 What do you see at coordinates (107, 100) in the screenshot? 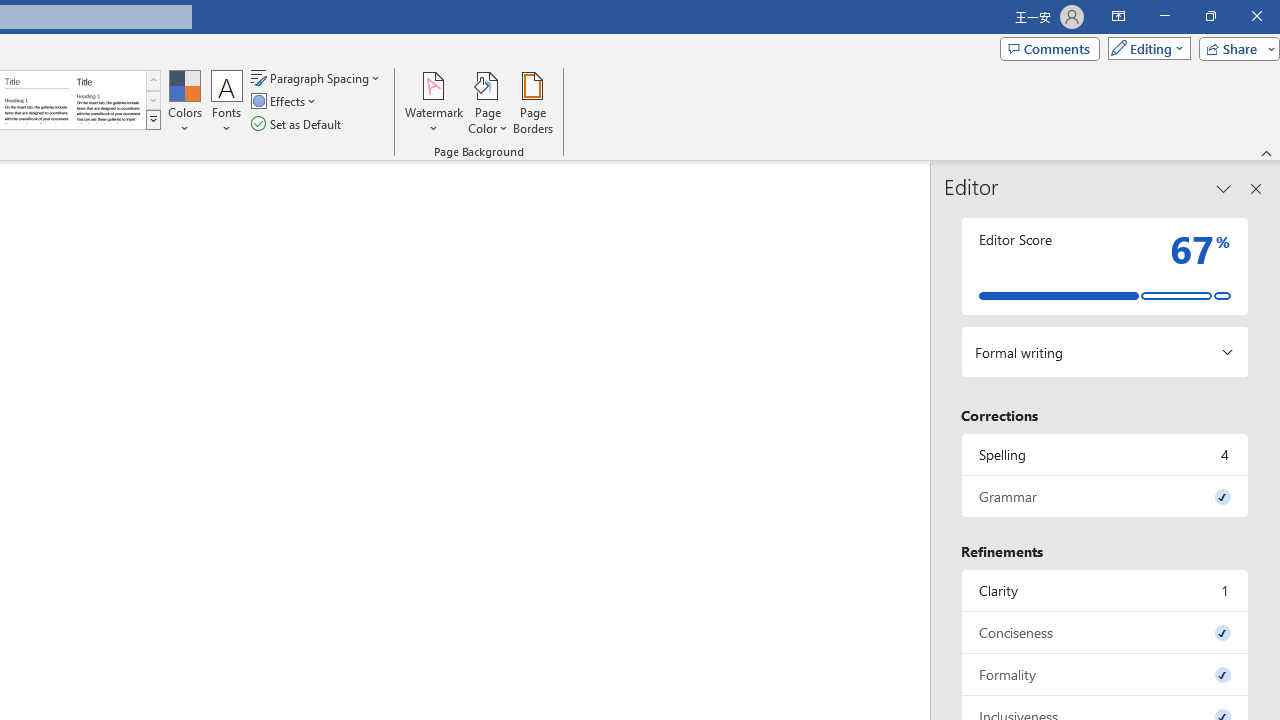
I see `'Word 2013'` at bounding box center [107, 100].